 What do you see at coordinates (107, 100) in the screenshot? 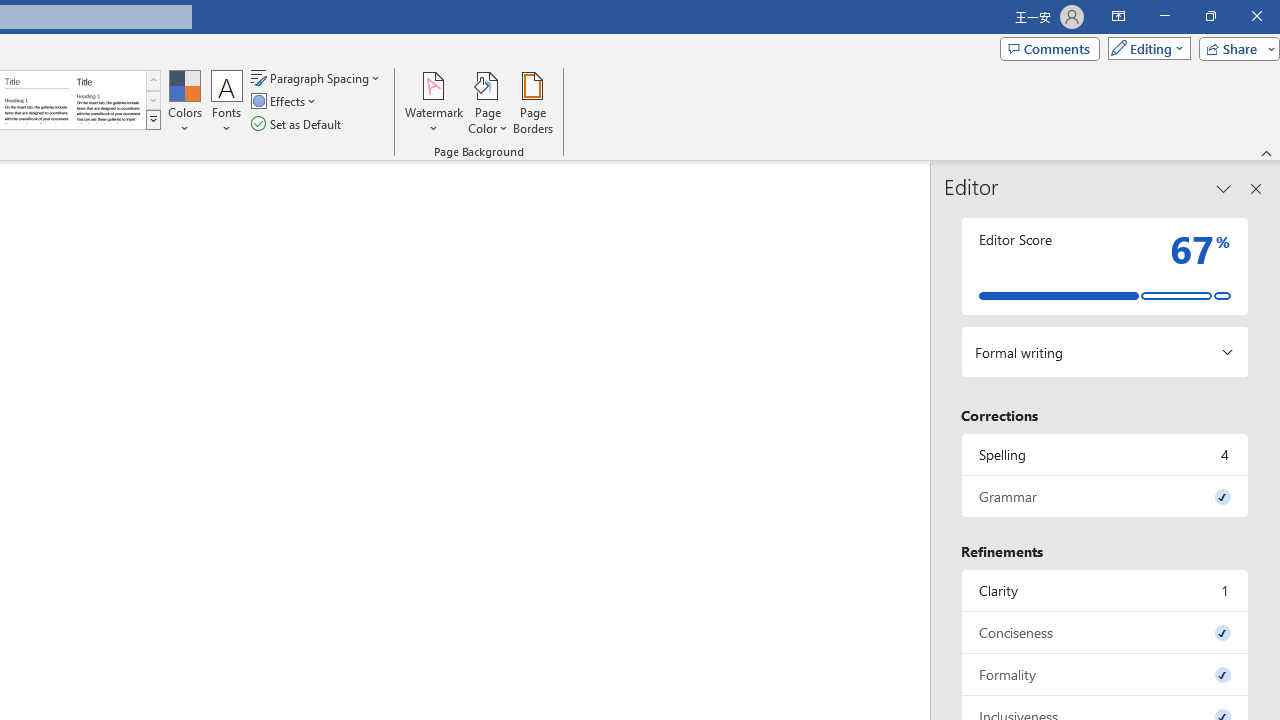
I see `'Word 2013'` at bounding box center [107, 100].